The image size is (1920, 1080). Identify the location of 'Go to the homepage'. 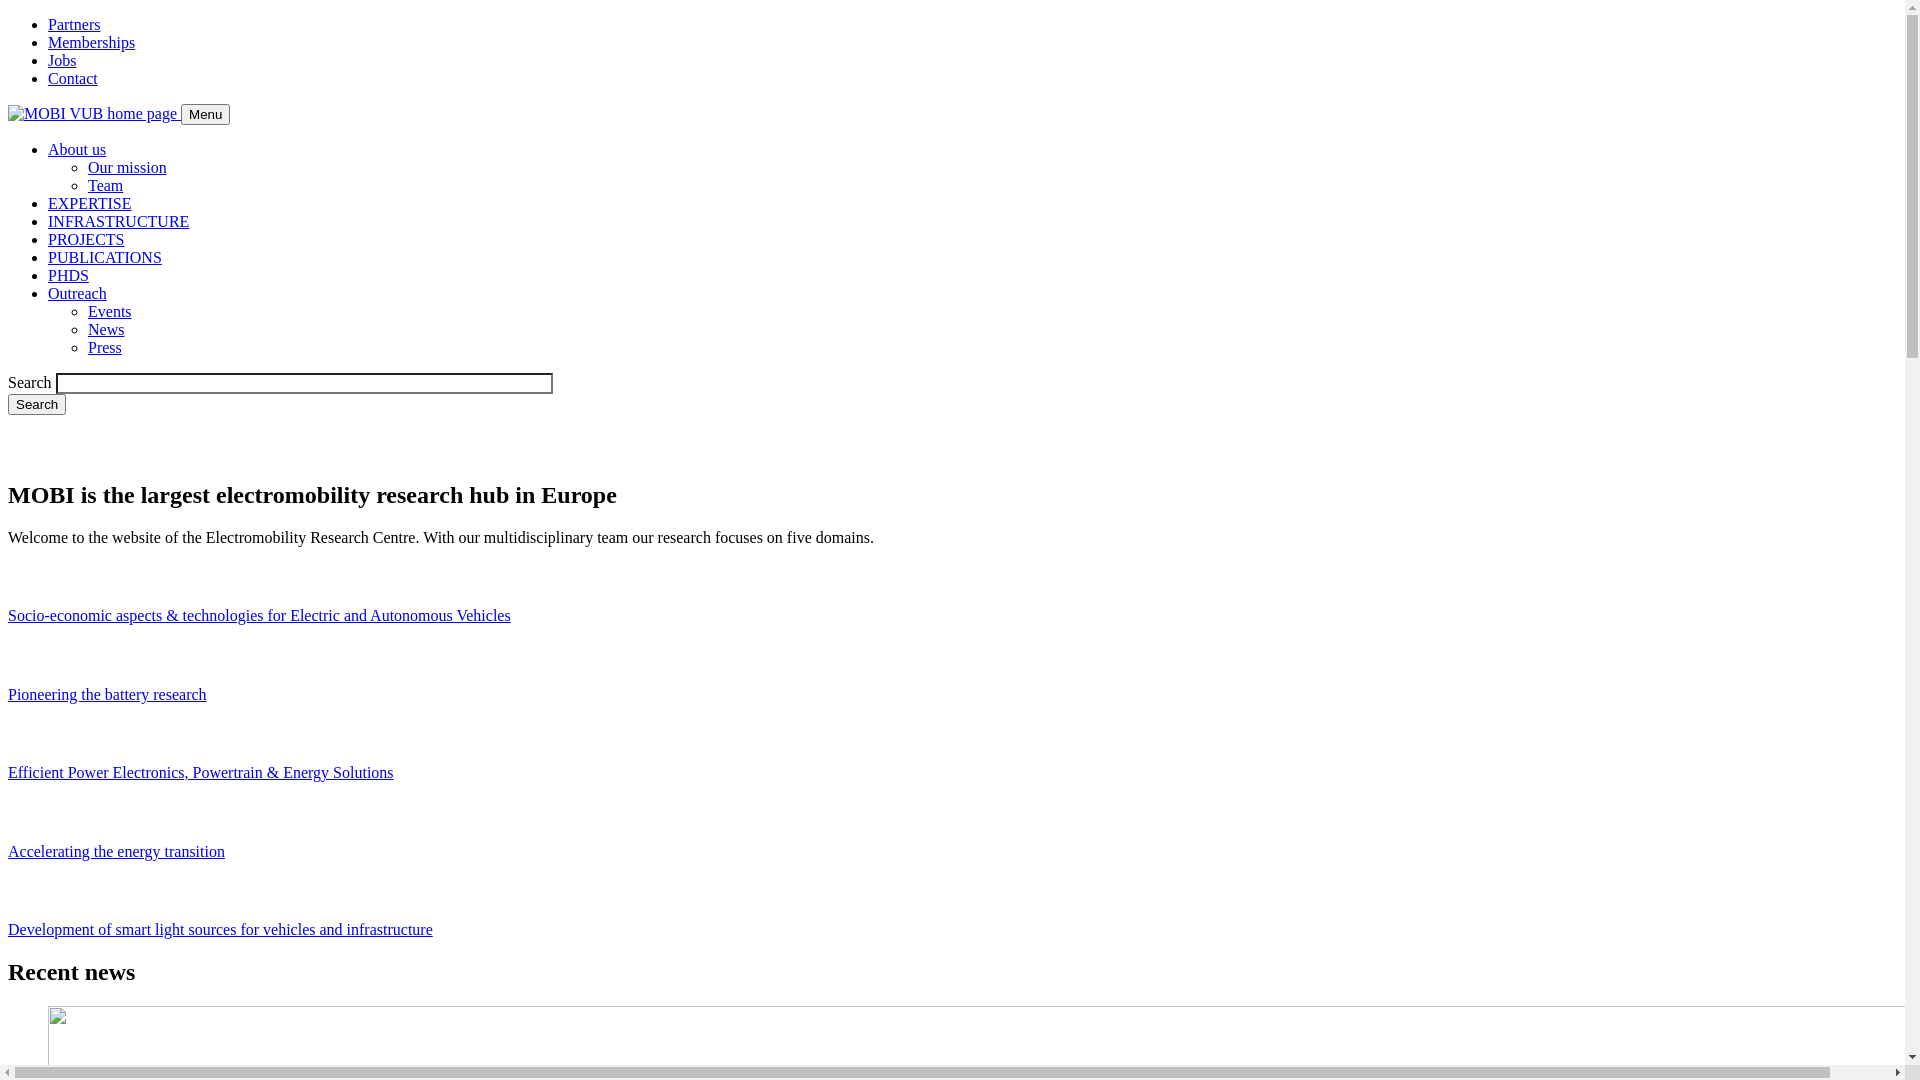
(93, 113).